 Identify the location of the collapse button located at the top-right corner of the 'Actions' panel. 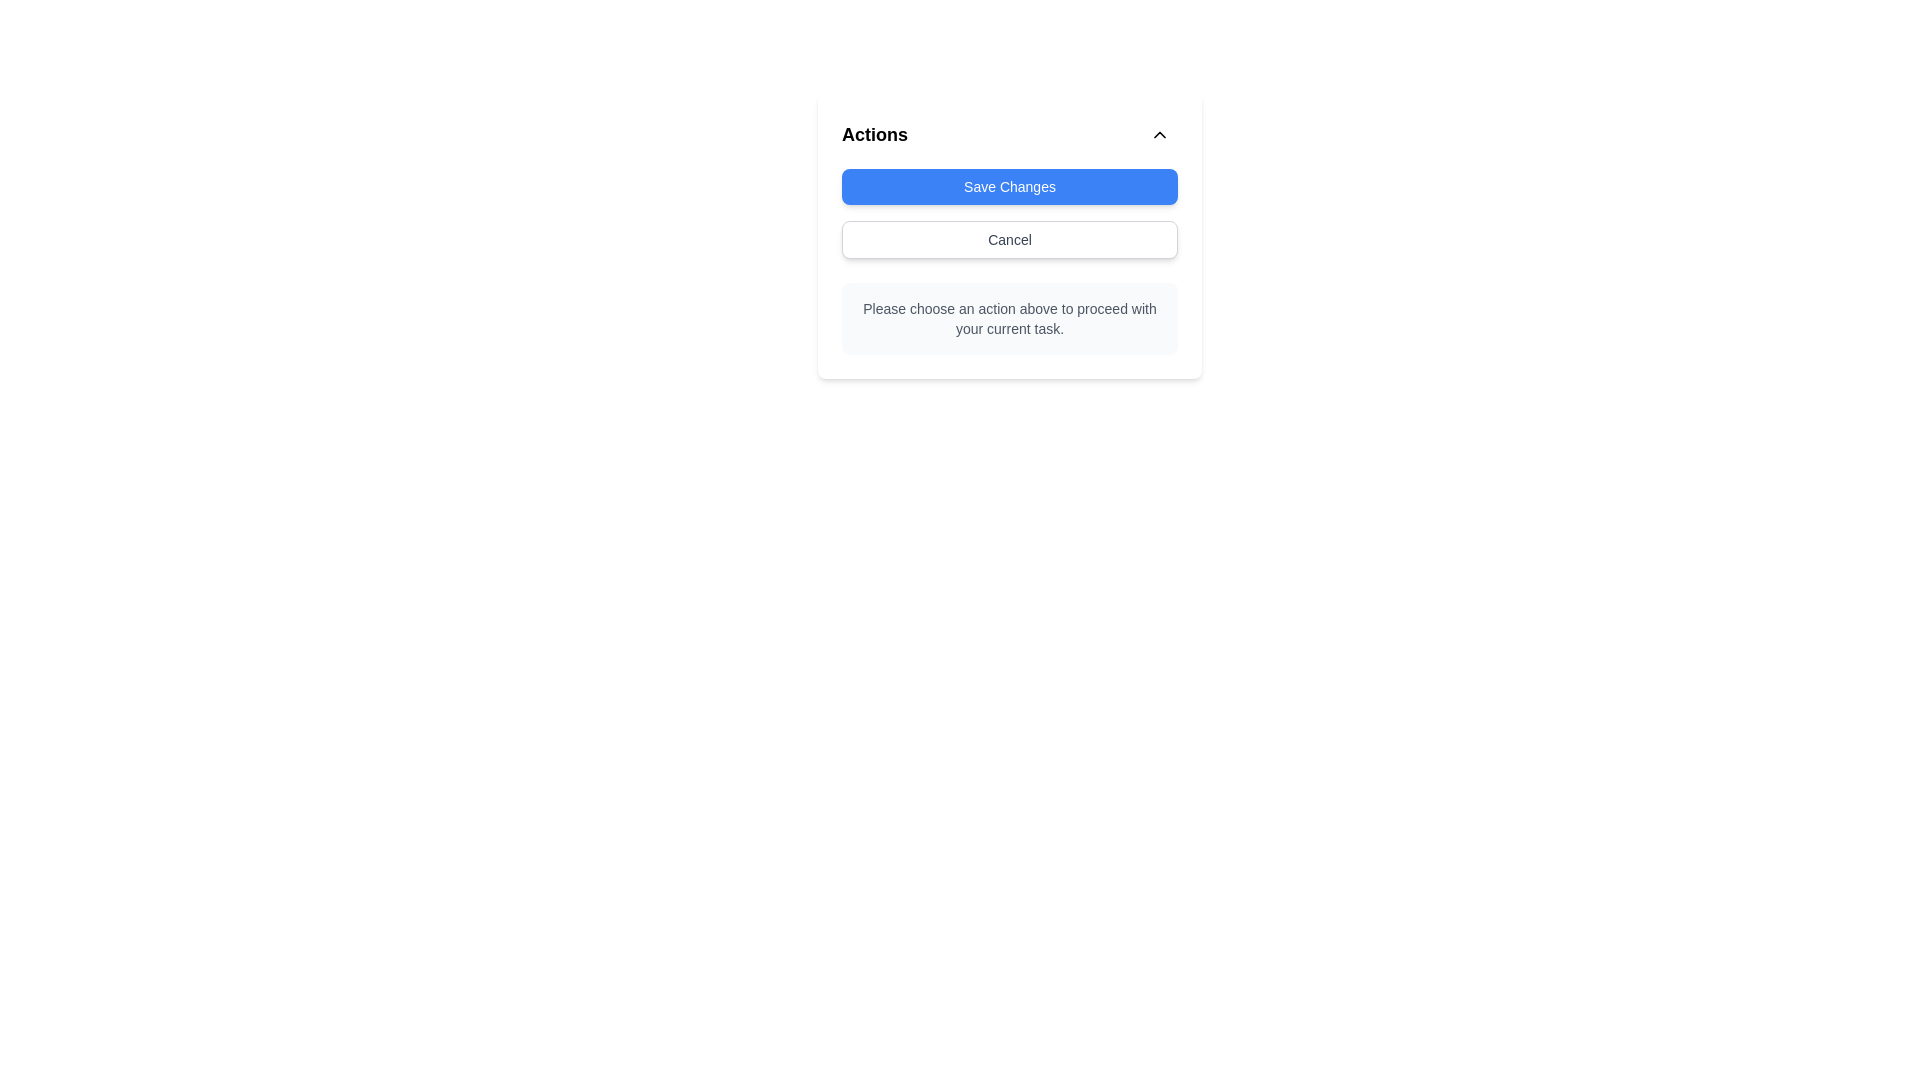
(1160, 135).